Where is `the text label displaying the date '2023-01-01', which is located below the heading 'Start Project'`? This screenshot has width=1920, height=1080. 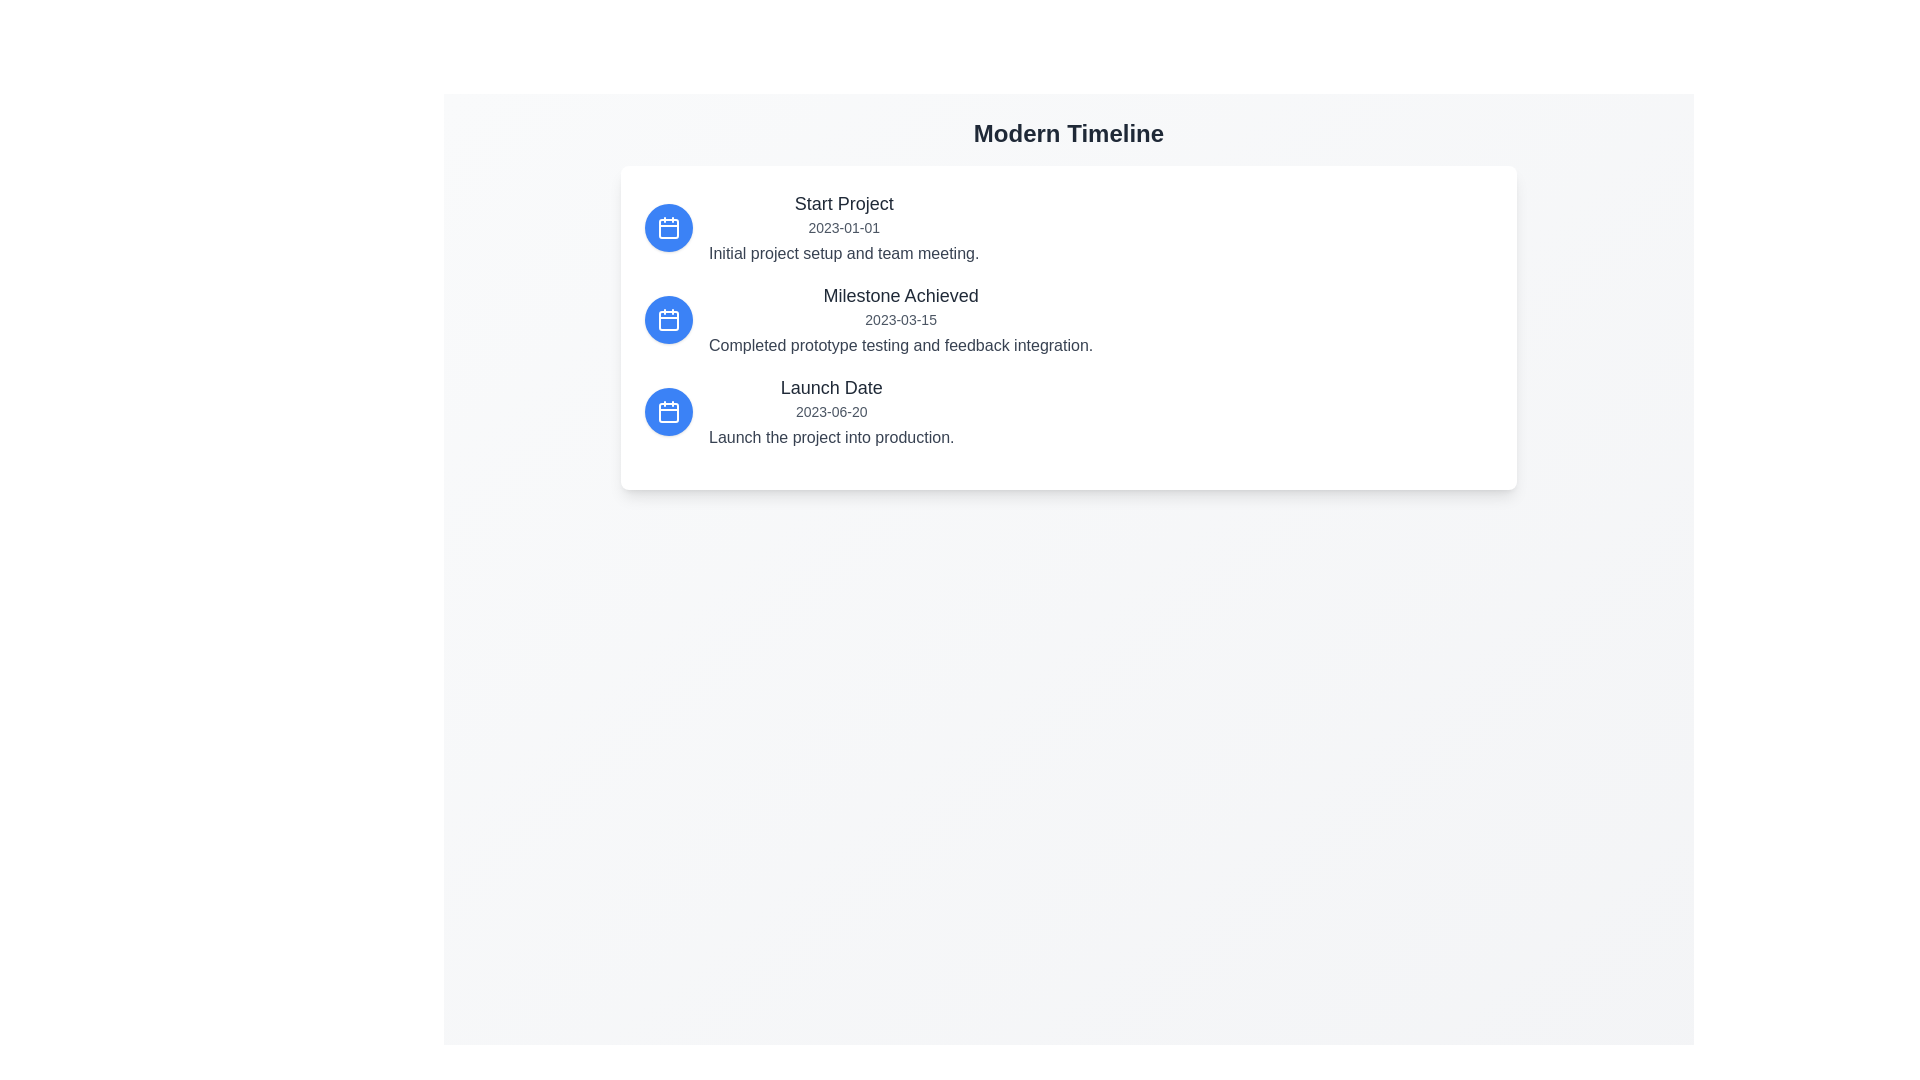 the text label displaying the date '2023-01-01', which is located below the heading 'Start Project' is located at coordinates (844, 226).